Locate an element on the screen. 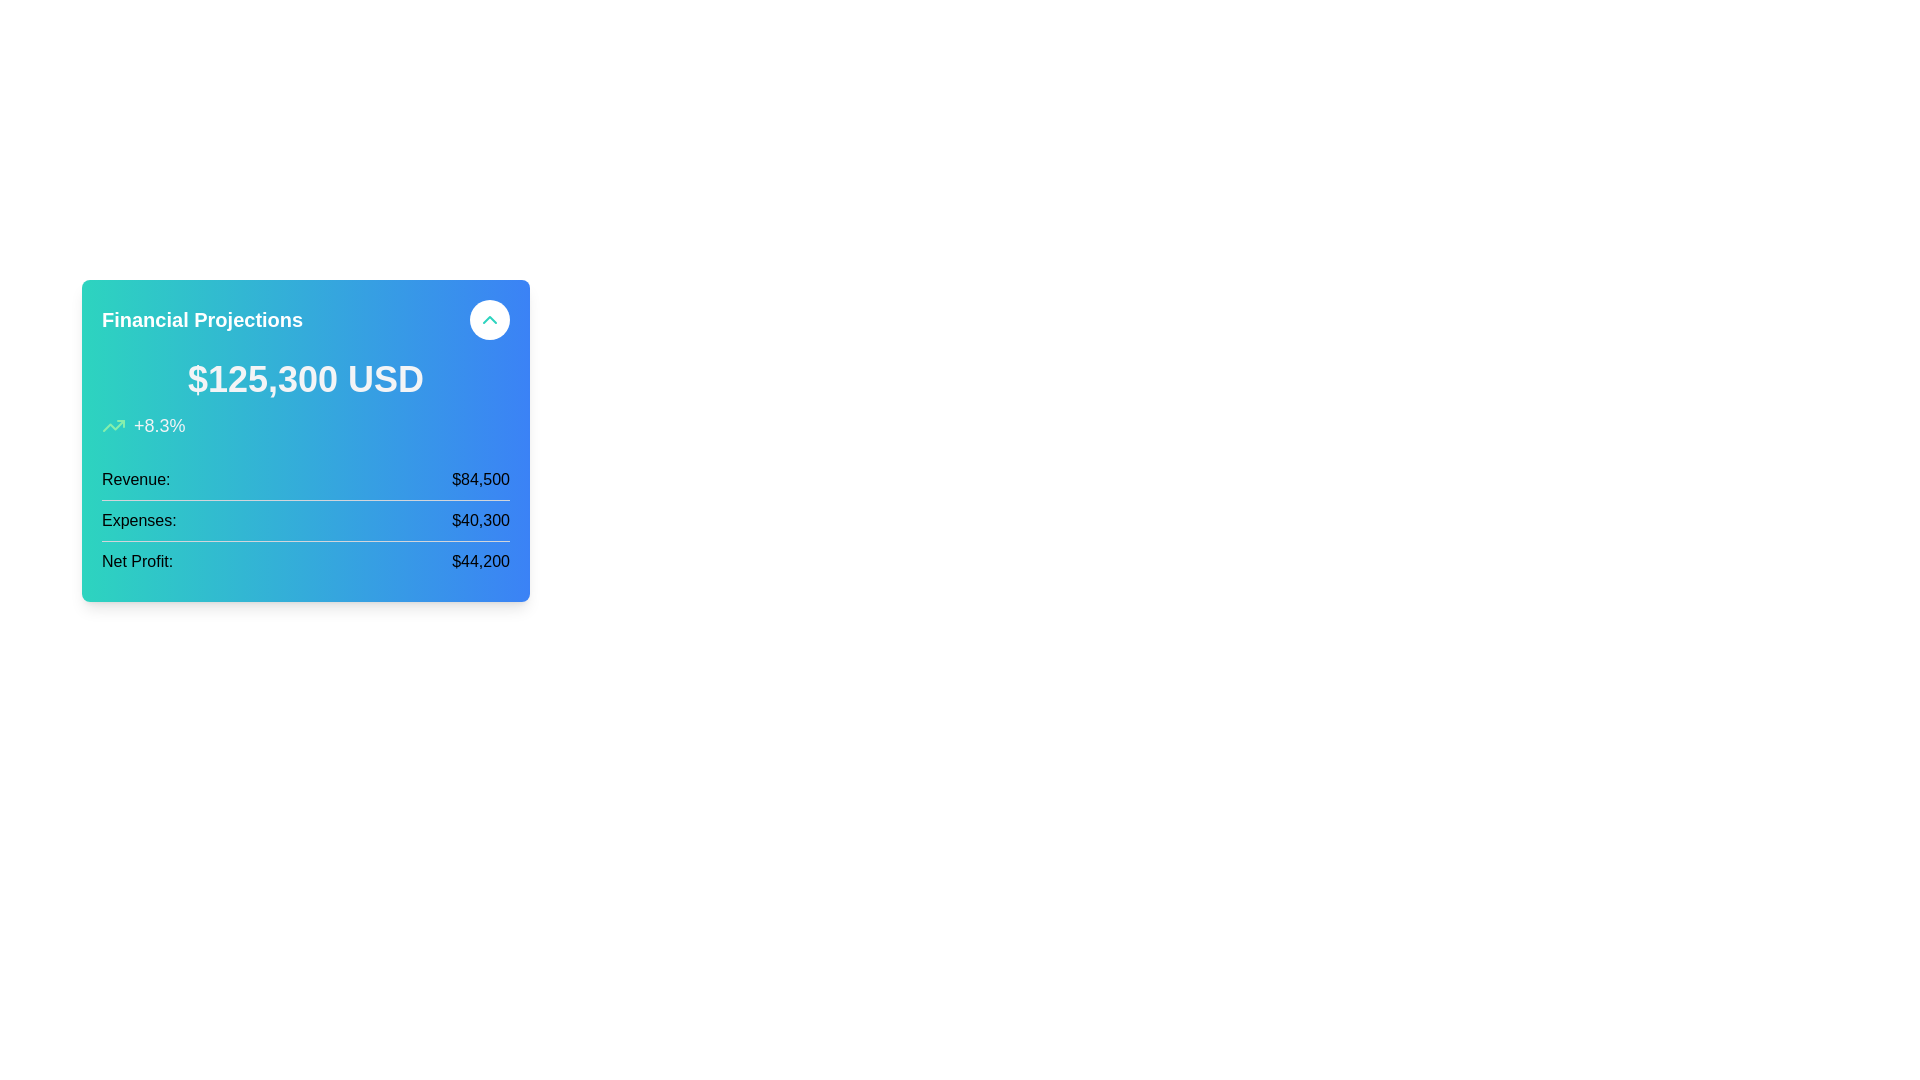 The image size is (1920, 1080). the static text label displaying the monetary value '$40,300', which is styled in bold black font against a blue background and aligned to the right of the label 'Expenses:' is located at coordinates (481, 519).